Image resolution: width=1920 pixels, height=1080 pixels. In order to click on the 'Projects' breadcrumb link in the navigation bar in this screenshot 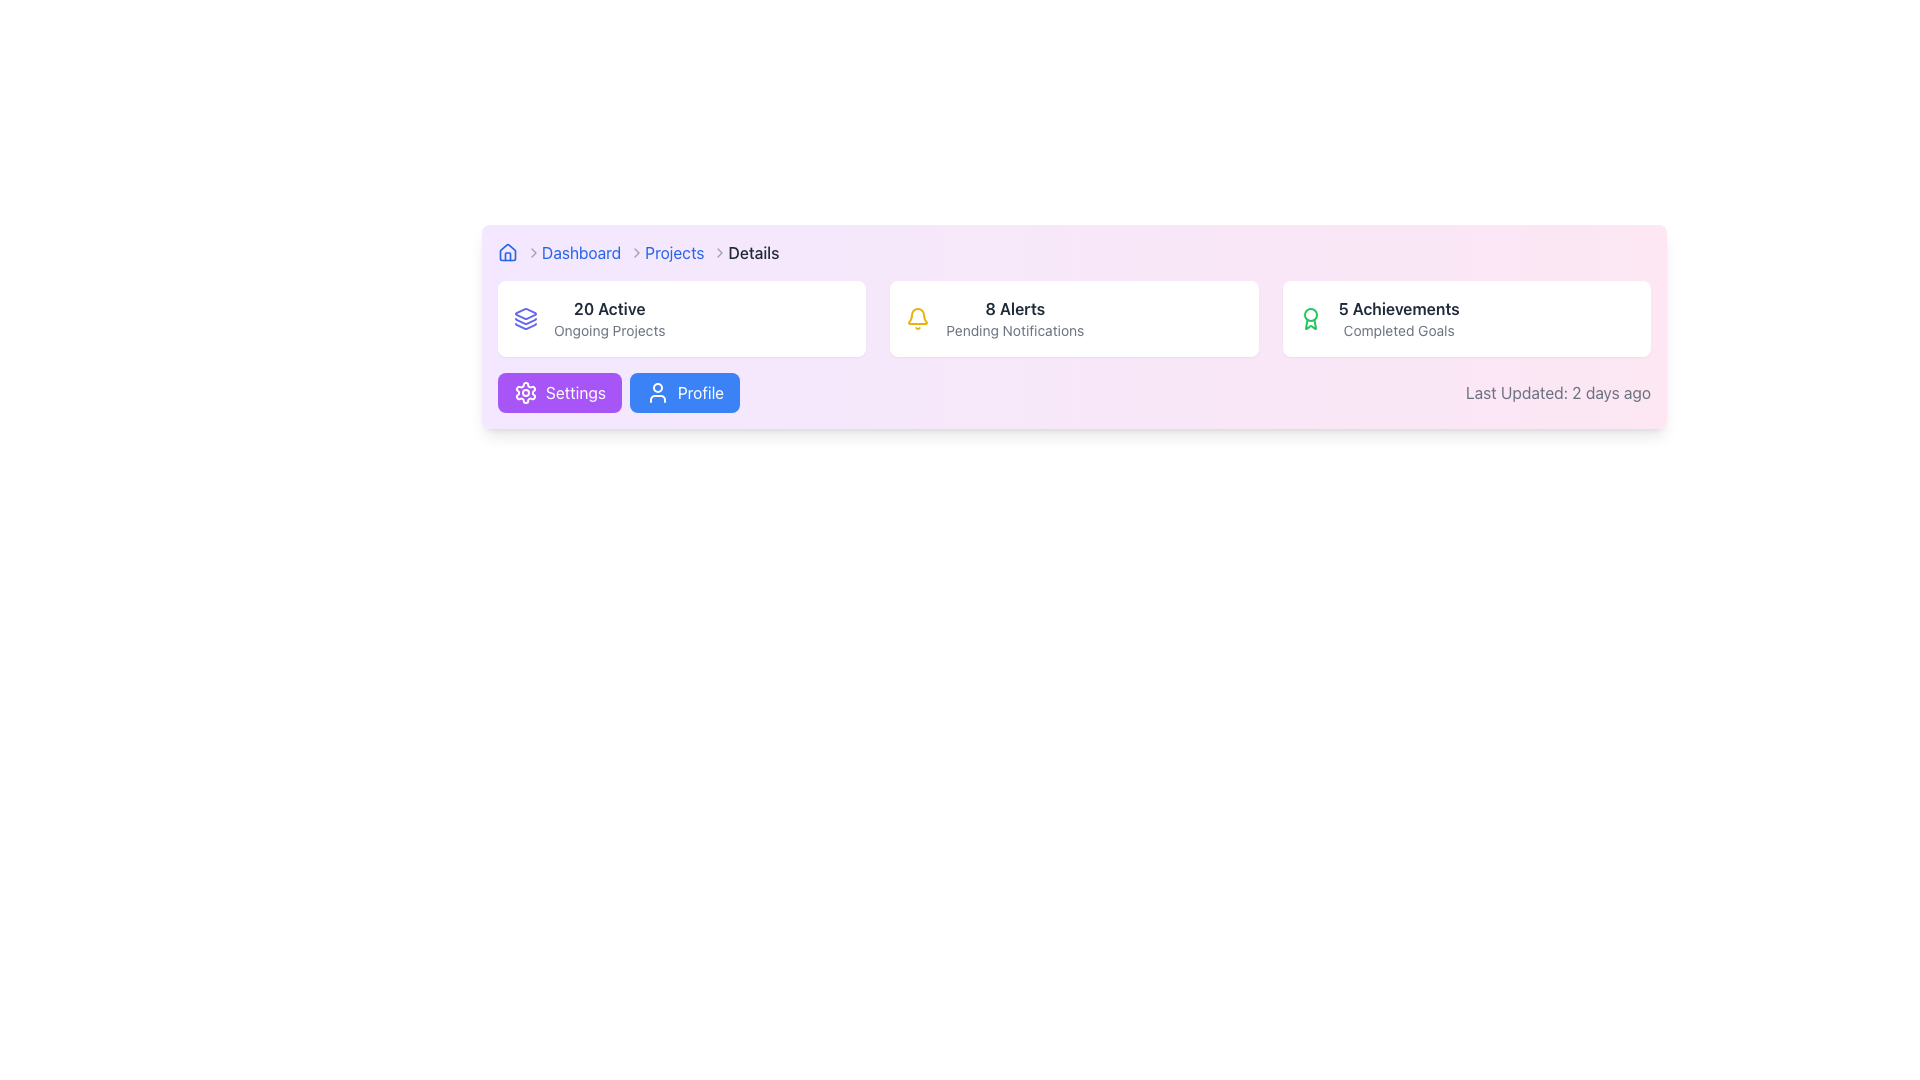, I will do `click(686, 252)`.